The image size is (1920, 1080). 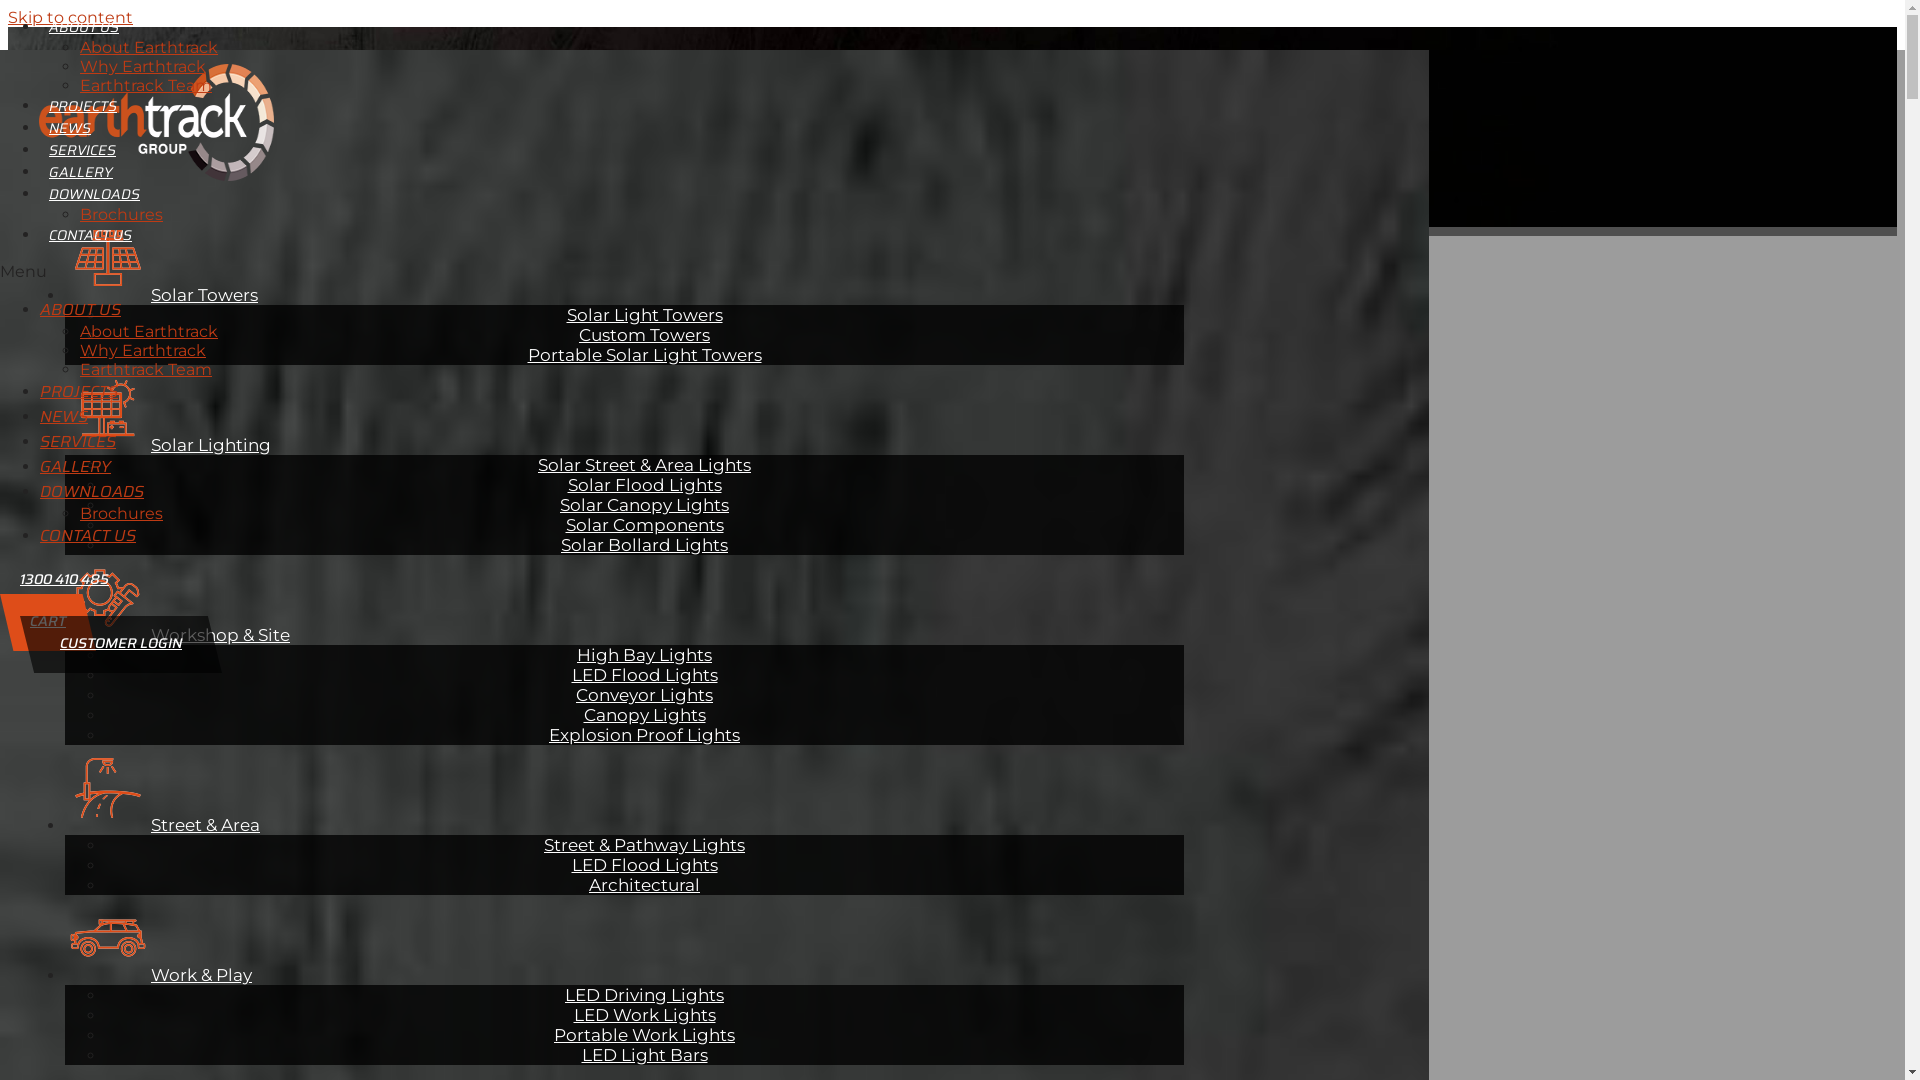 What do you see at coordinates (551, 543) in the screenshot?
I see `'Solar Bollard Lights'` at bounding box center [551, 543].